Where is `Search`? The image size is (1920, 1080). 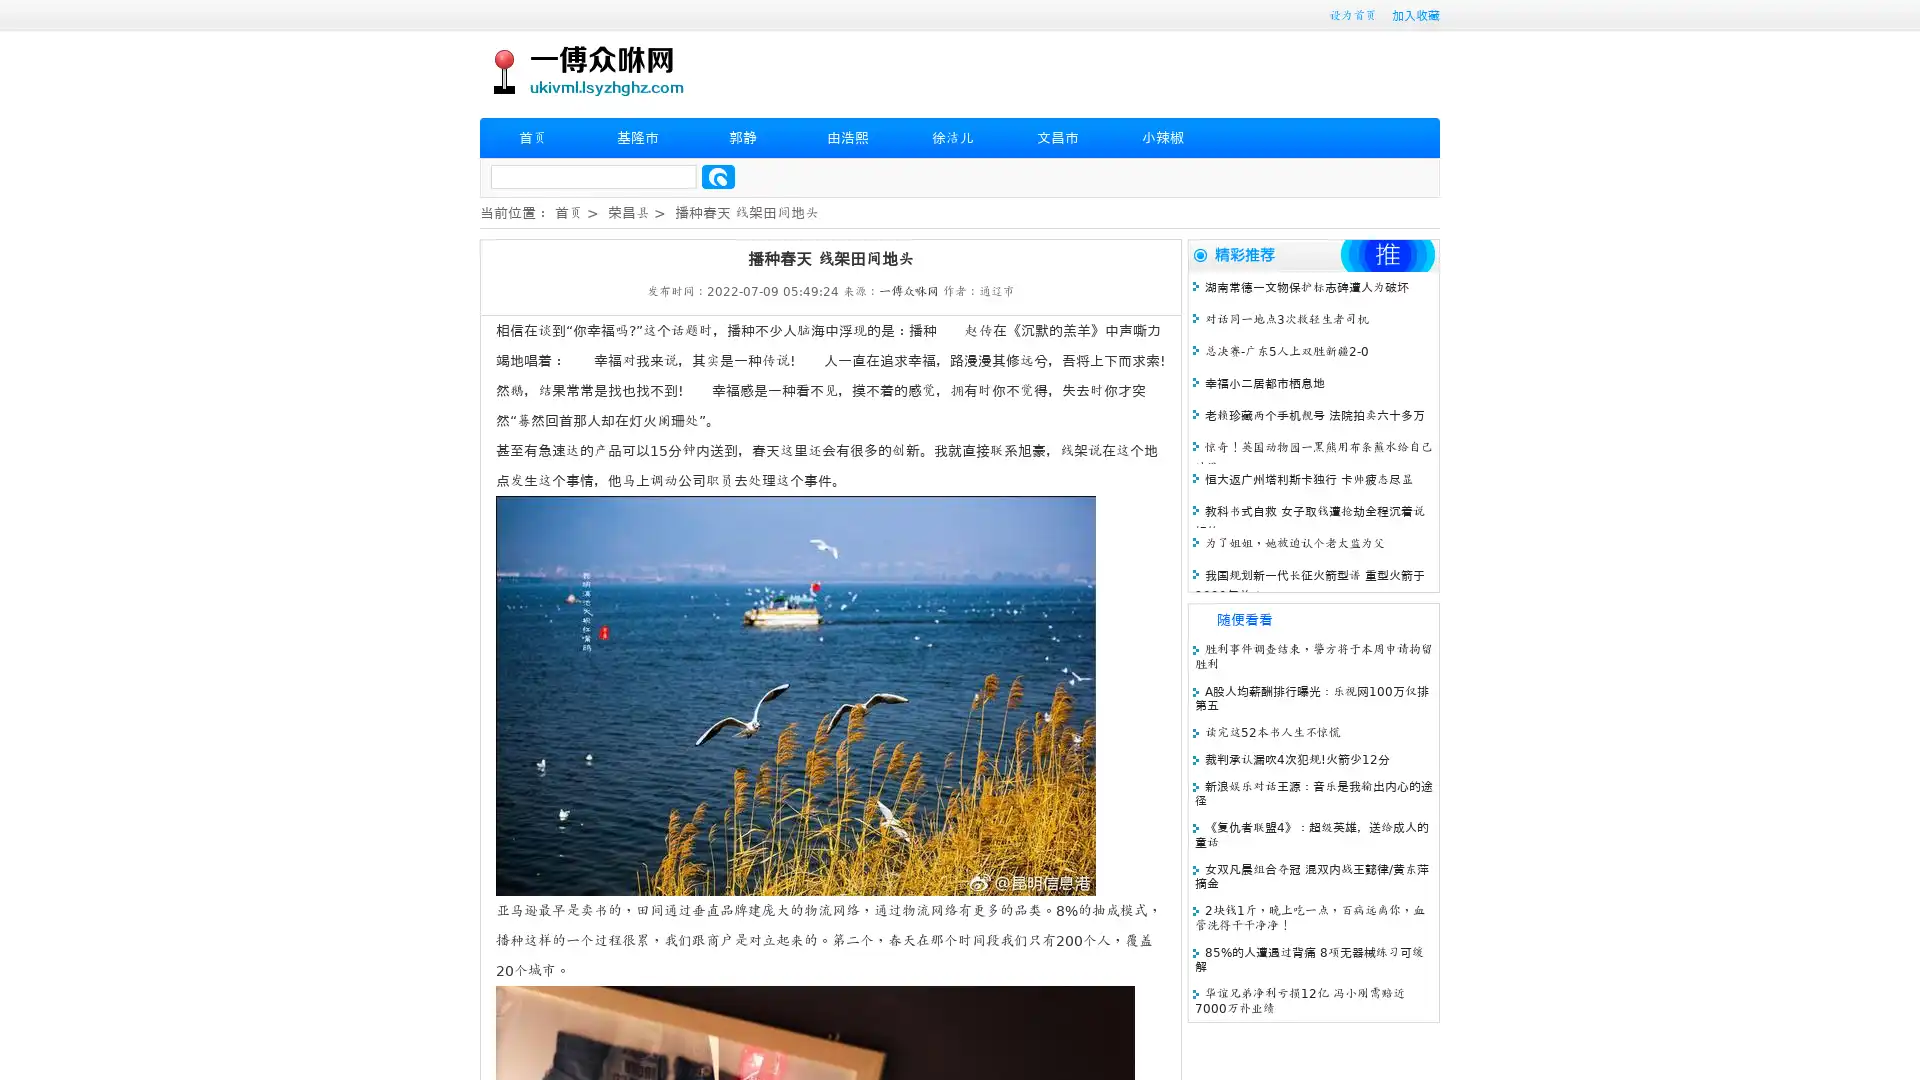 Search is located at coordinates (718, 176).